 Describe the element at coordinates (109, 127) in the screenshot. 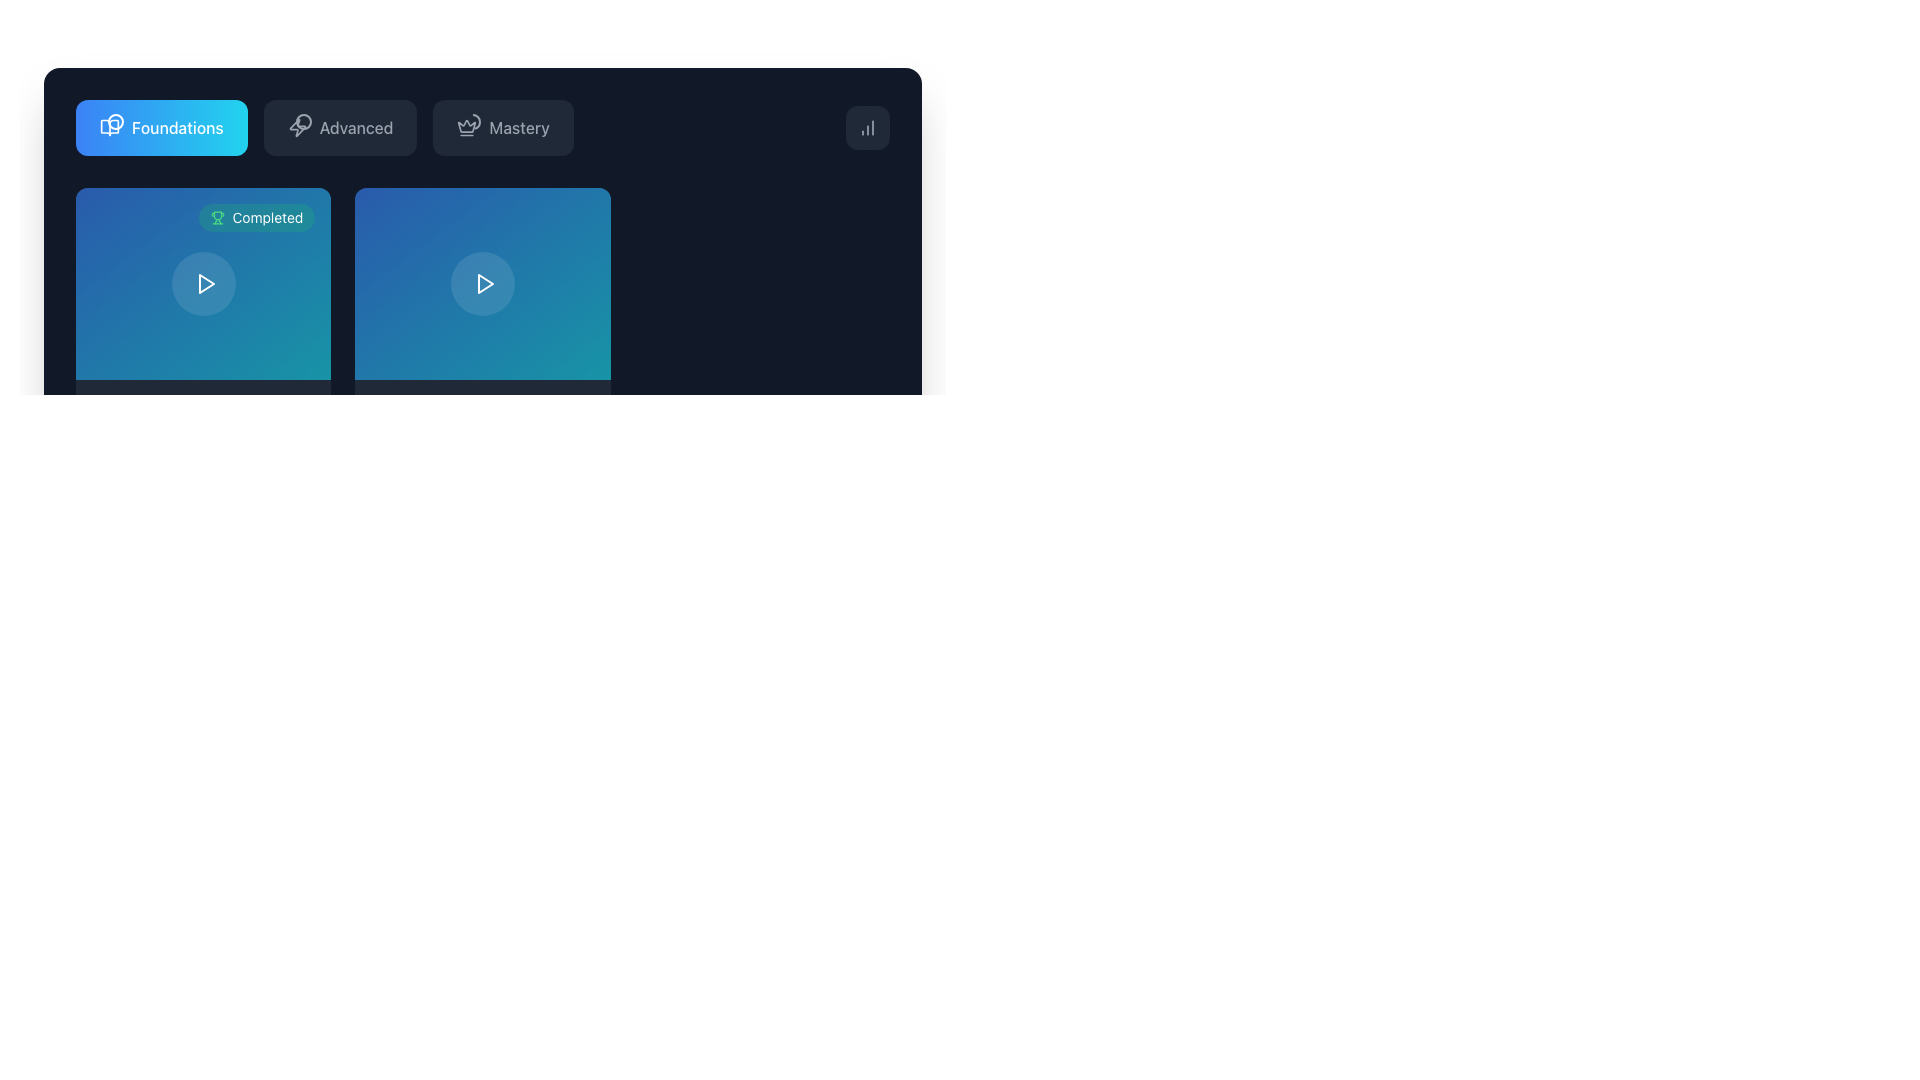

I see `the 'Foundations' tab icon located at the top-left section of the interface` at that location.